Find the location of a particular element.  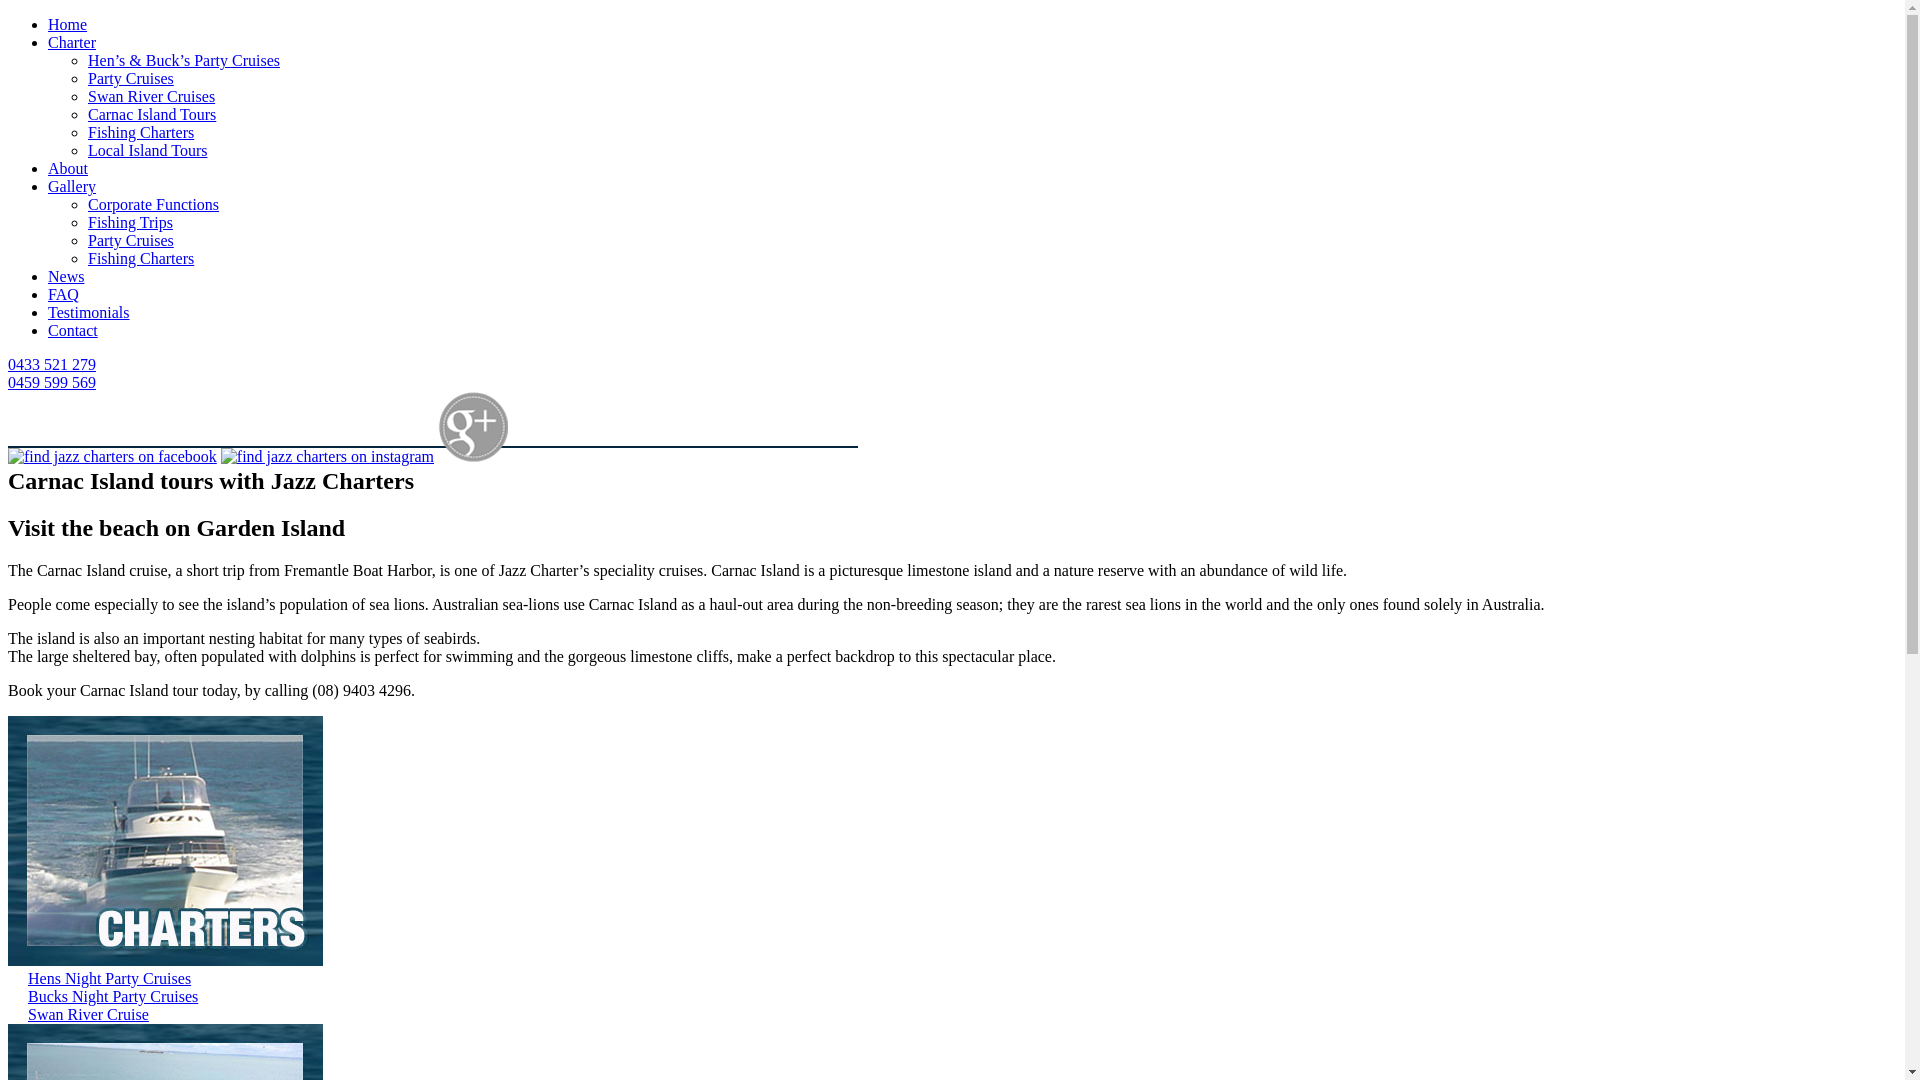

'Gallery' is located at coordinates (72, 186).